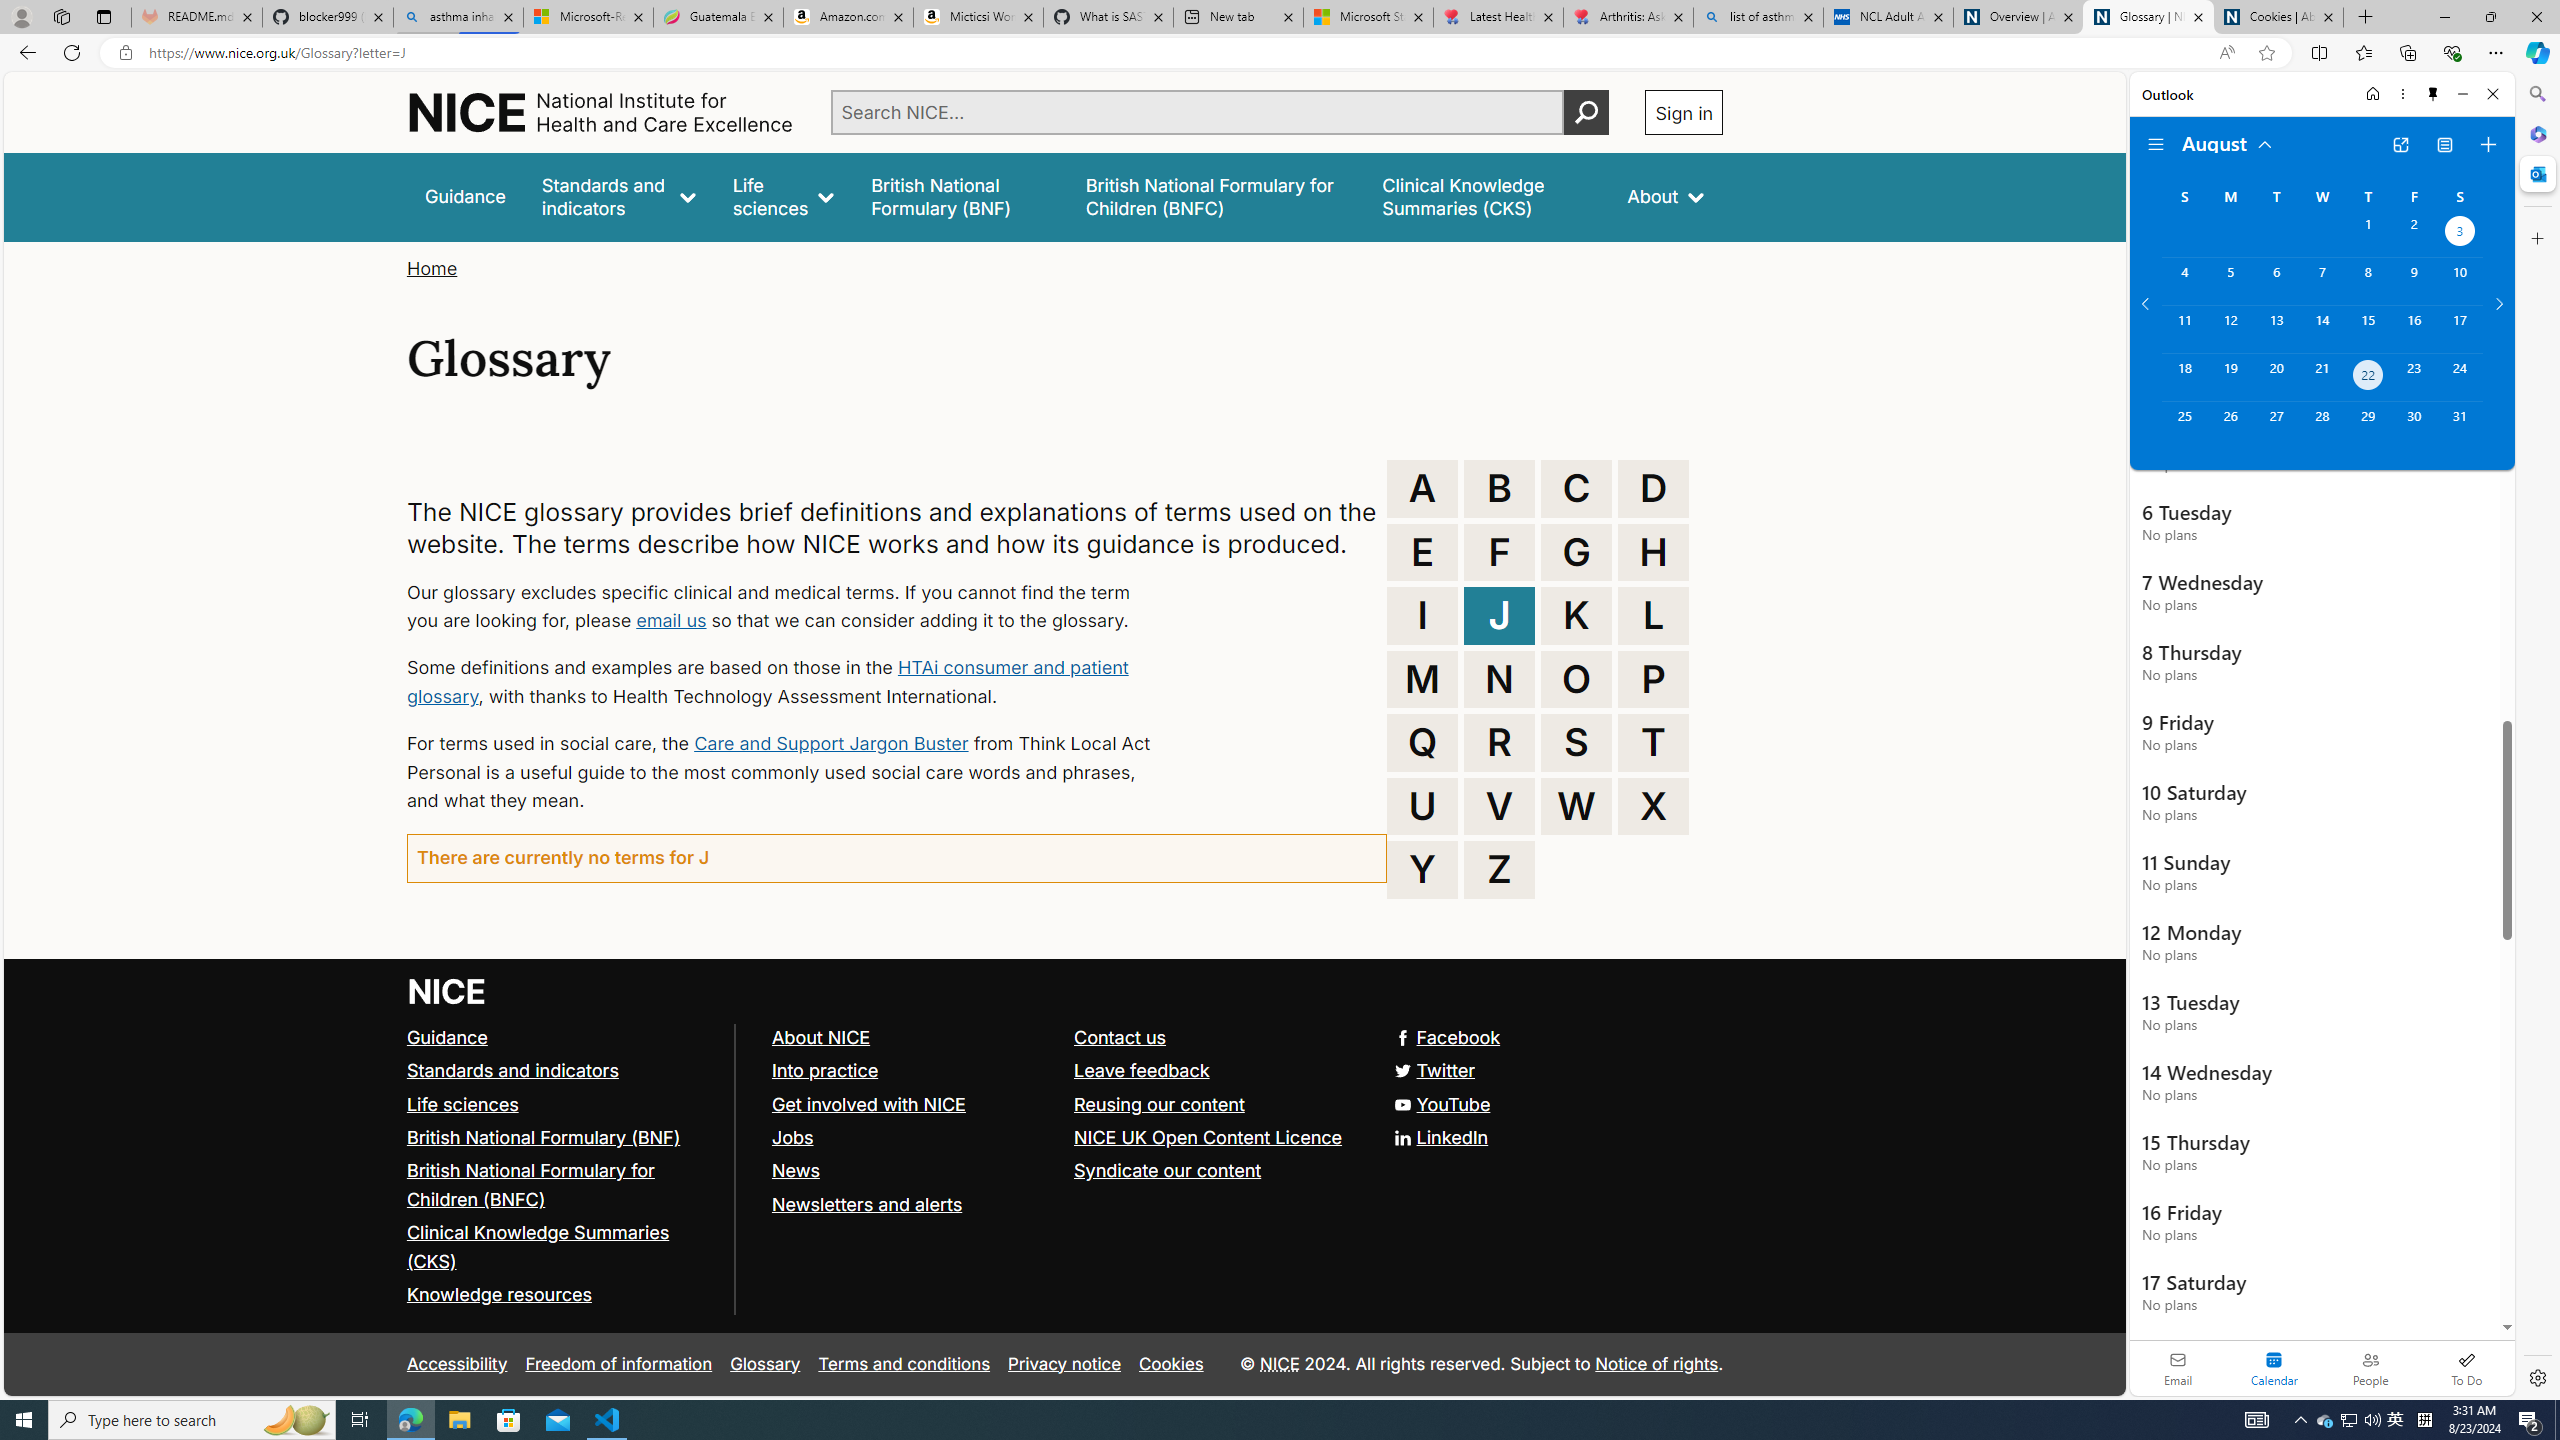 Image resolution: width=2560 pixels, height=1440 pixels. What do you see at coordinates (2184, 425) in the screenshot?
I see `'Sunday, August 25, 2024. '` at bounding box center [2184, 425].